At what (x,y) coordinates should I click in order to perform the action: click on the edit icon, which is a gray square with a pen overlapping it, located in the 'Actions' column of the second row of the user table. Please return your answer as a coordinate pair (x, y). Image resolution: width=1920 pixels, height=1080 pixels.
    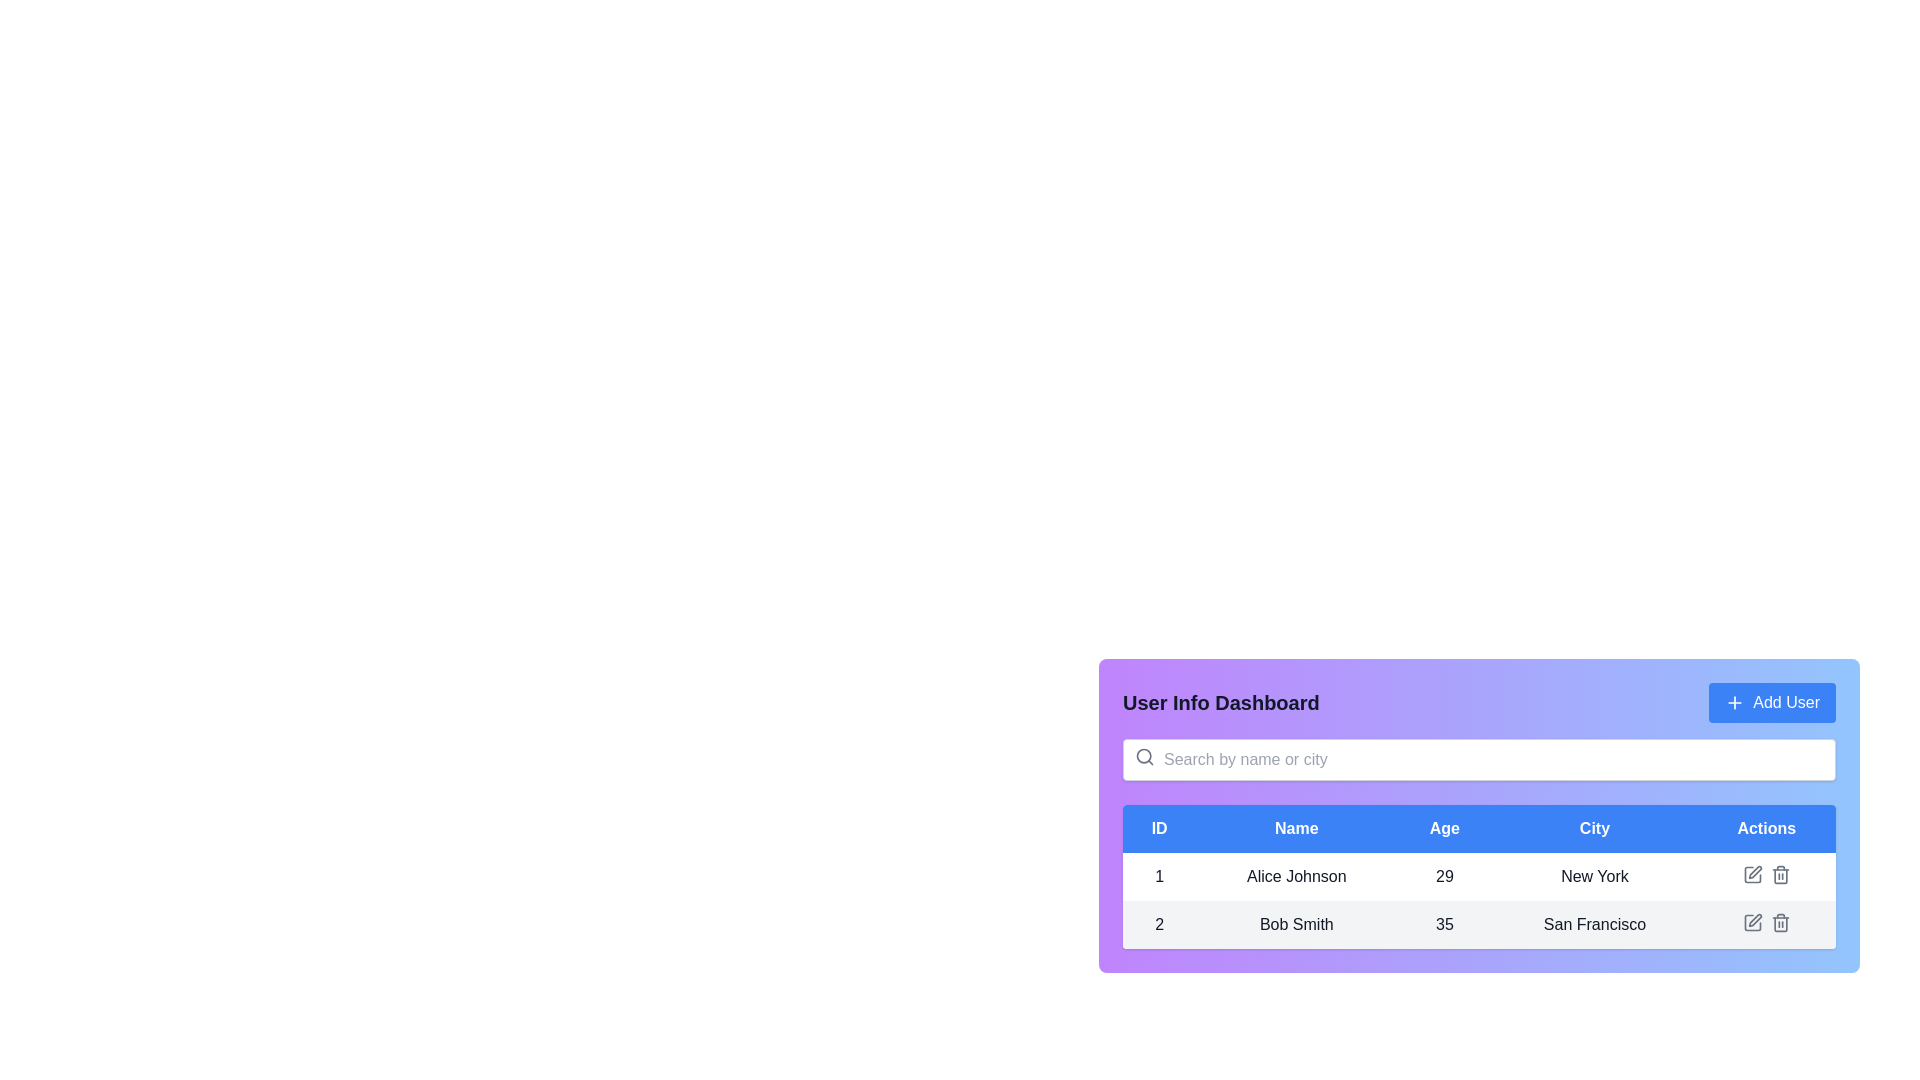
    Looking at the image, I should click on (1751, 922).